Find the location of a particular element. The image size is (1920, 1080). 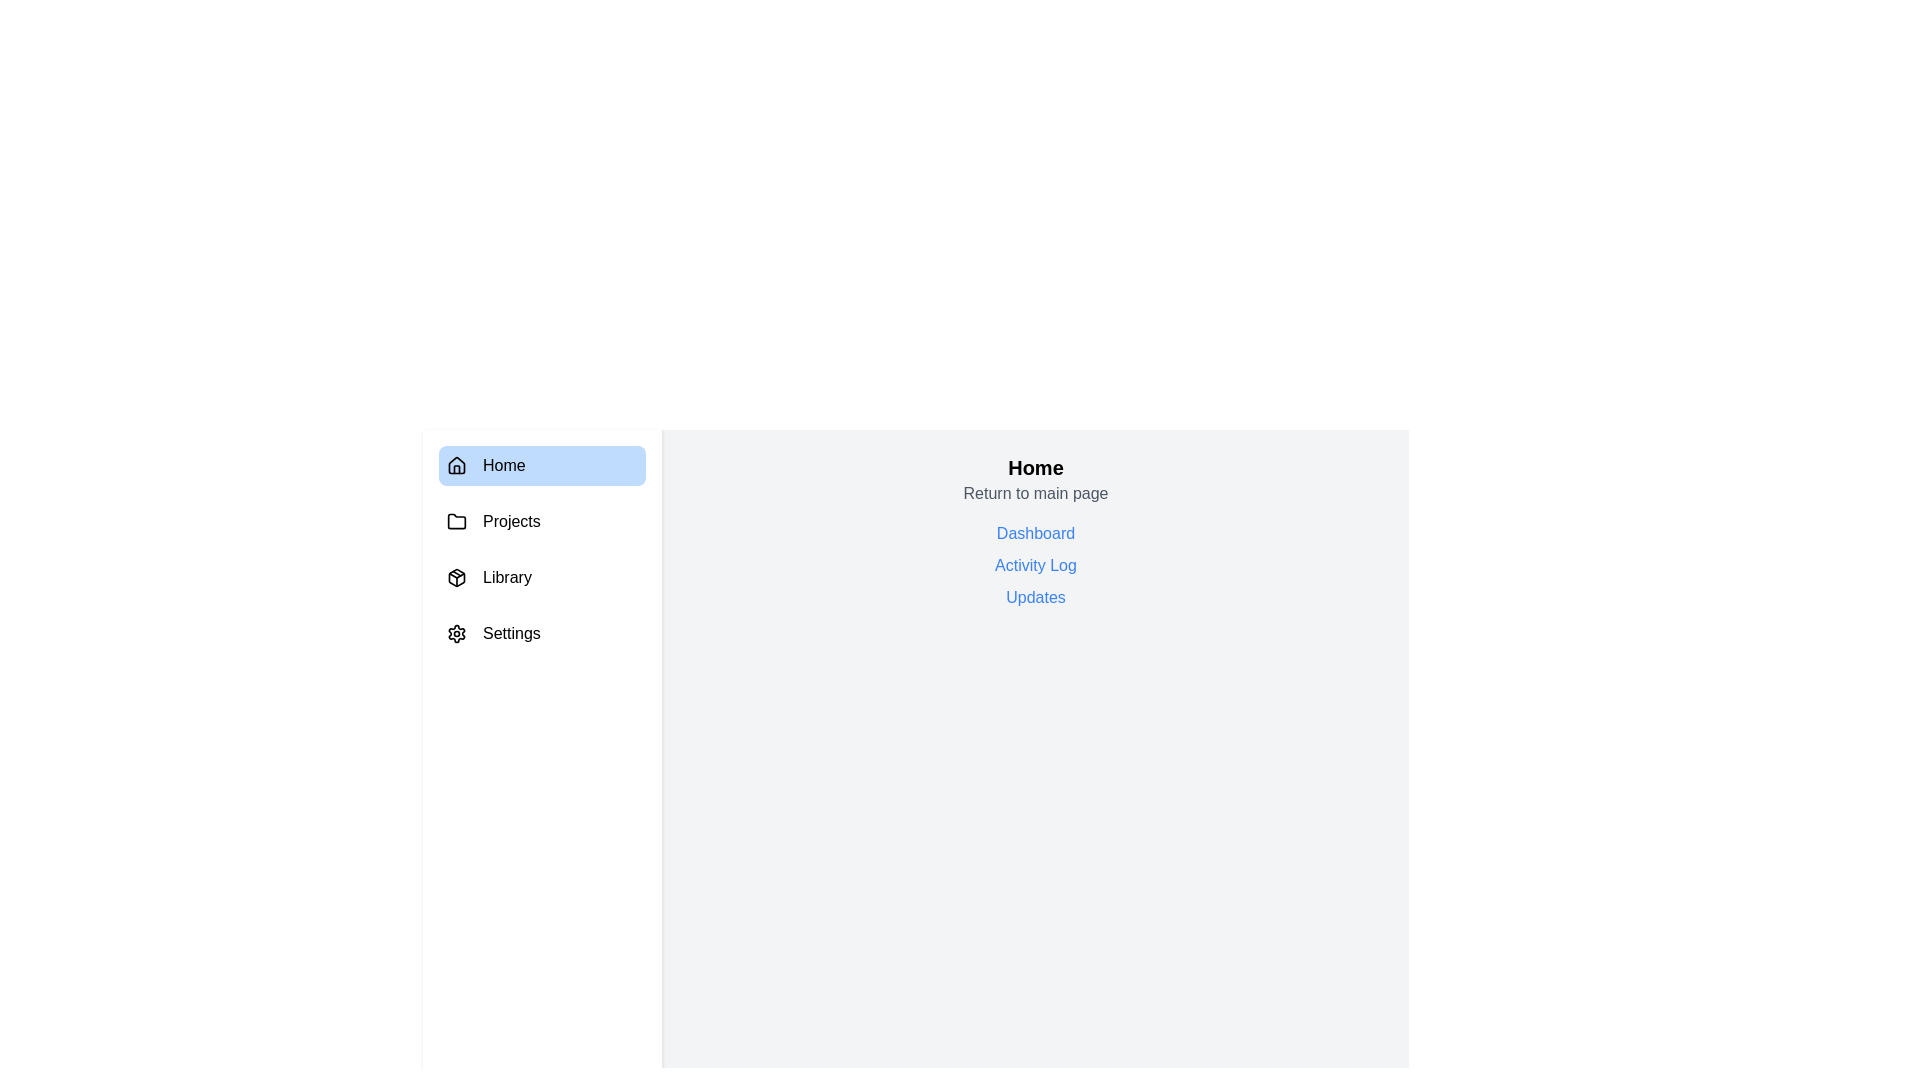

the house icon that is part of the 'Home' menu item, located on the top-left corner of the menu section, which is highlighted in blue is located at coordinates (455, 466).